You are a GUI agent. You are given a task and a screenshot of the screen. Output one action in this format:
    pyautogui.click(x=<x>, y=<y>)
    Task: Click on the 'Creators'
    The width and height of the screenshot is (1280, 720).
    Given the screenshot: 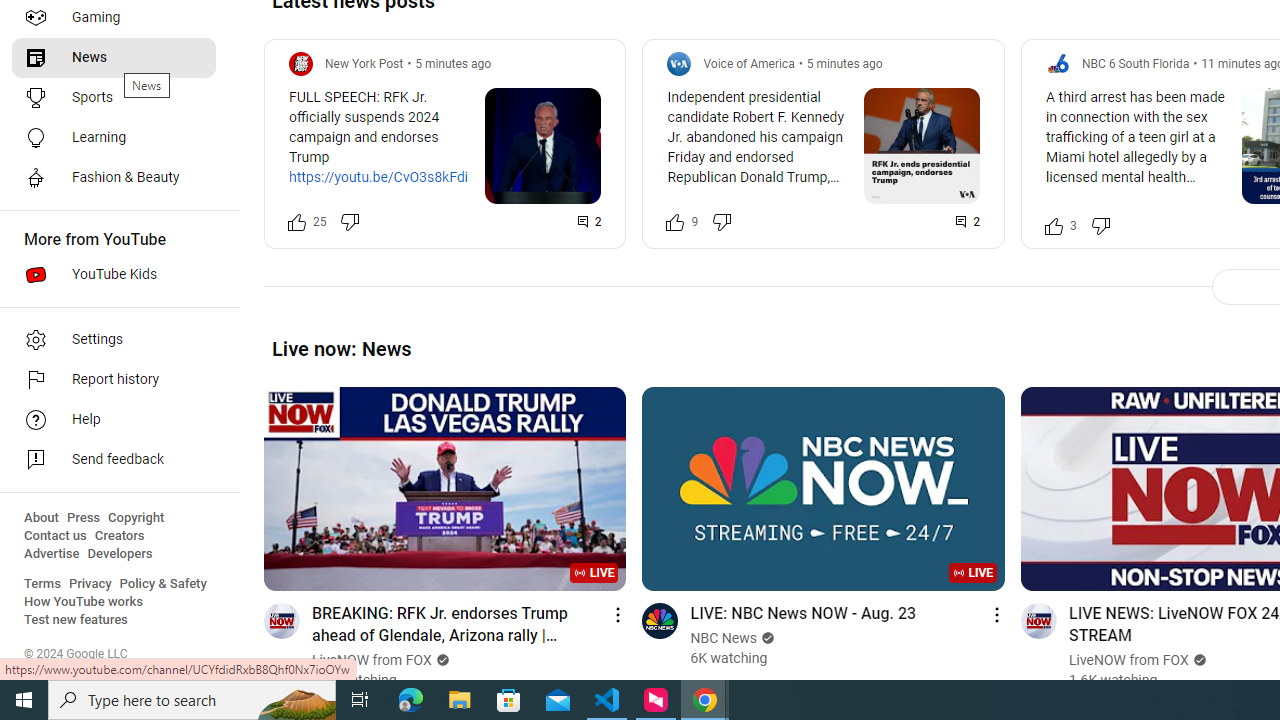 What is the action you would take?
    pyautogui.click(x=118, y=535)
    